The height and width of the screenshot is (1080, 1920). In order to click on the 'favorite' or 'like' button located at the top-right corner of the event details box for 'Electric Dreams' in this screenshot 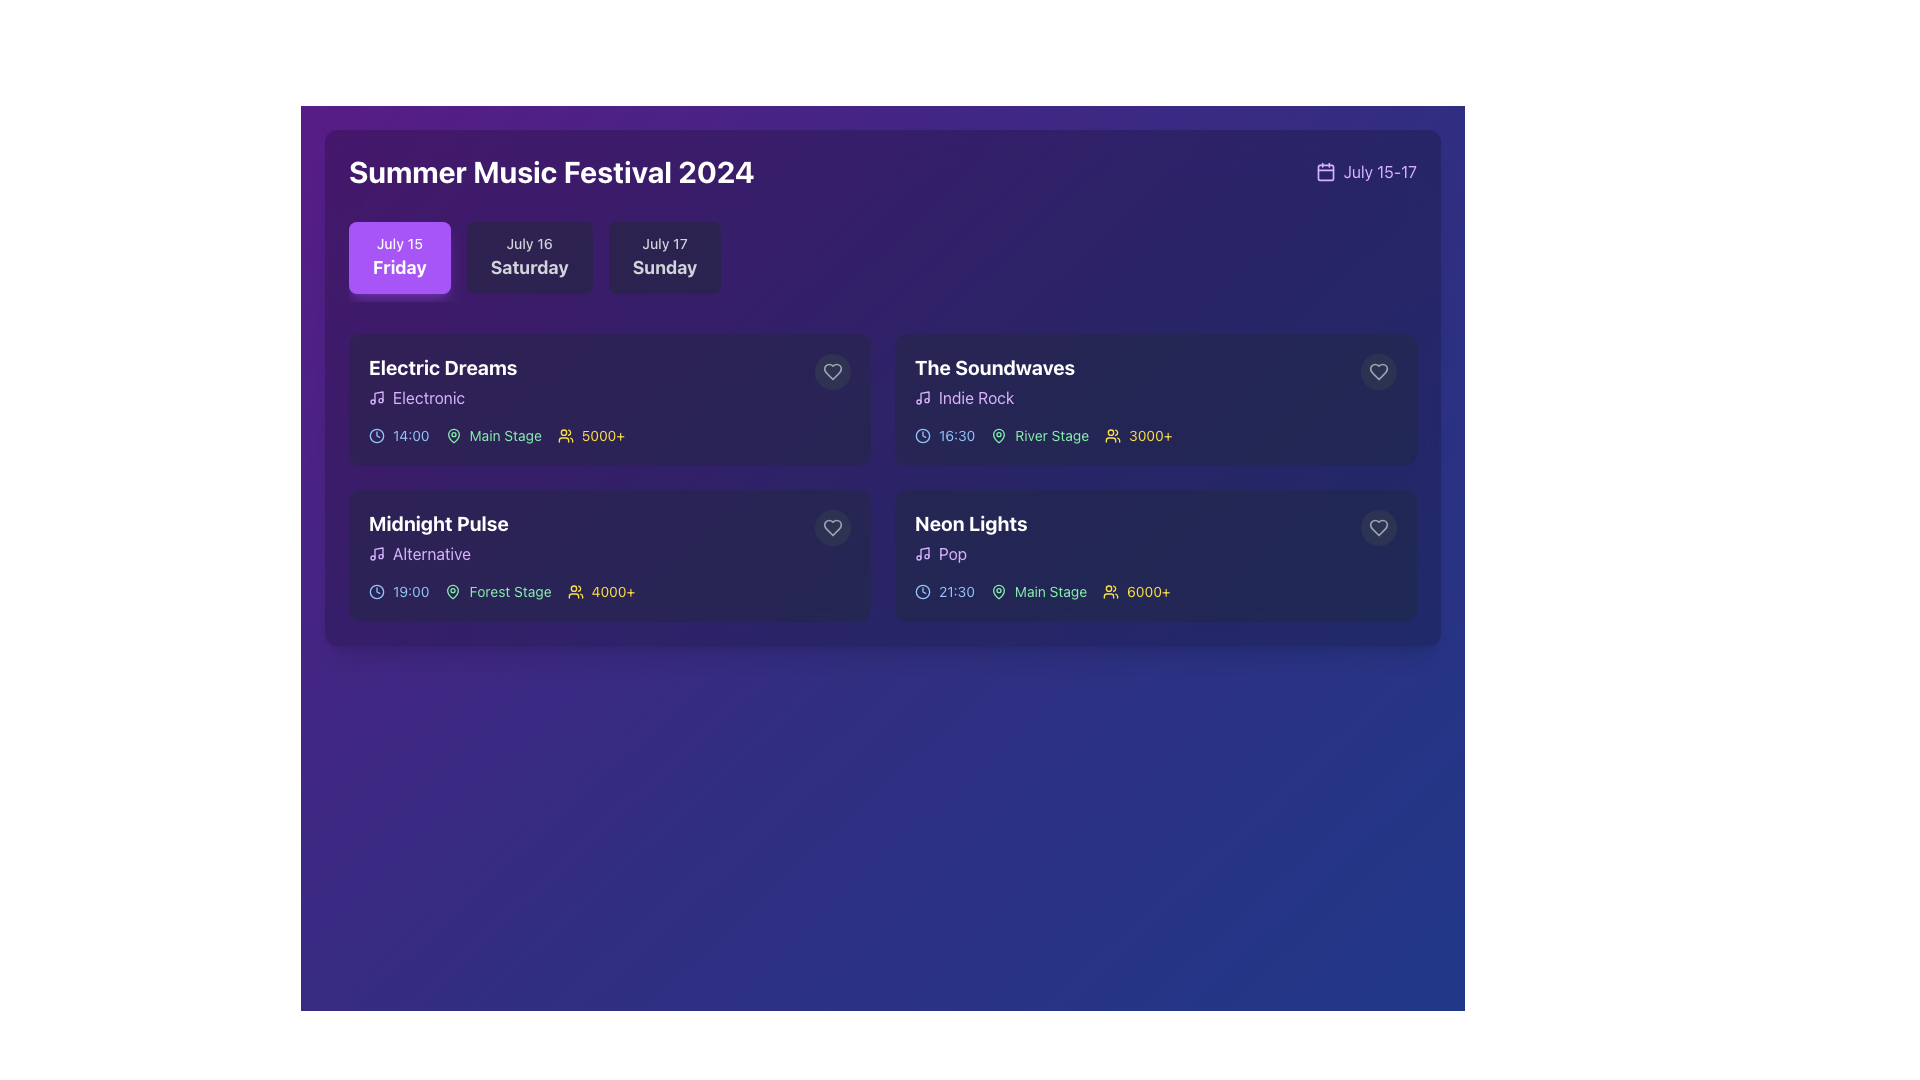, I will do `click(833, 371)`.